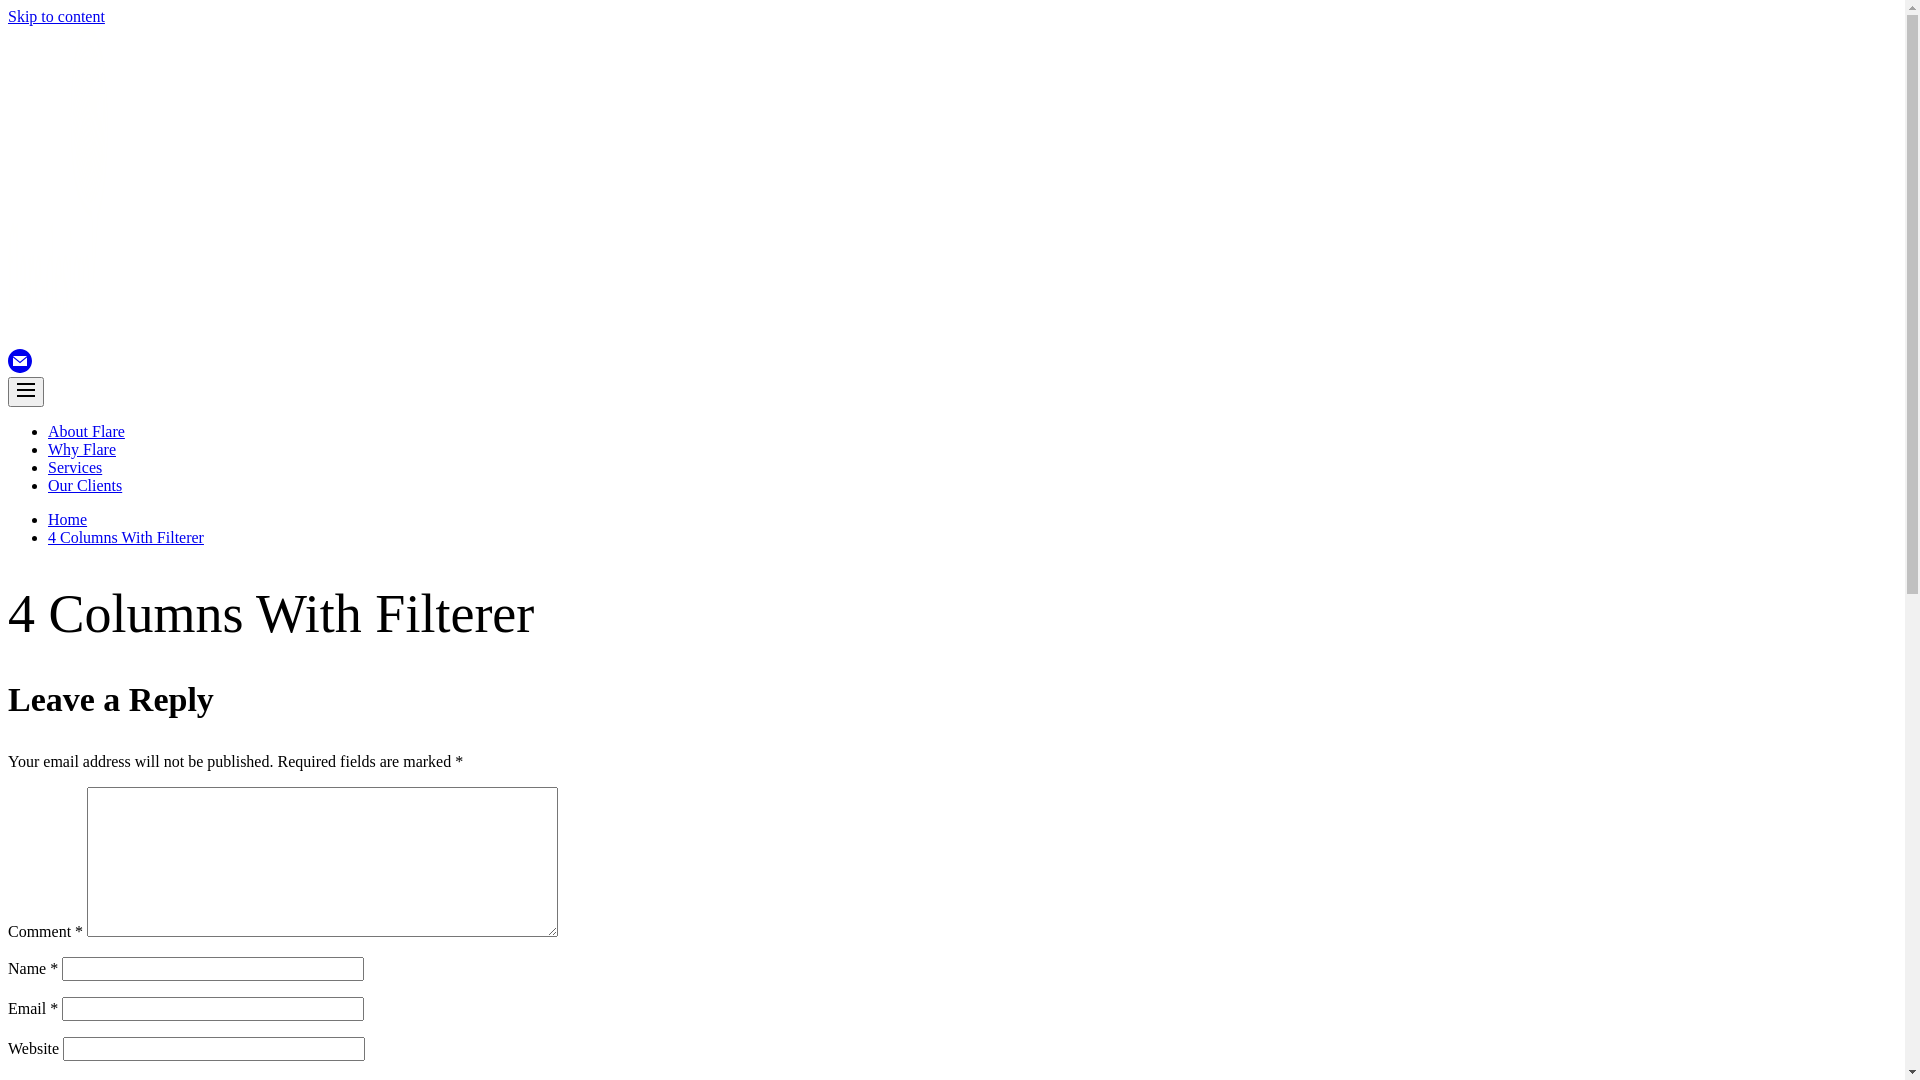  Describe the element at coordinates (48, 485) in the screenshot. I see `'Our Clients'` at that location.